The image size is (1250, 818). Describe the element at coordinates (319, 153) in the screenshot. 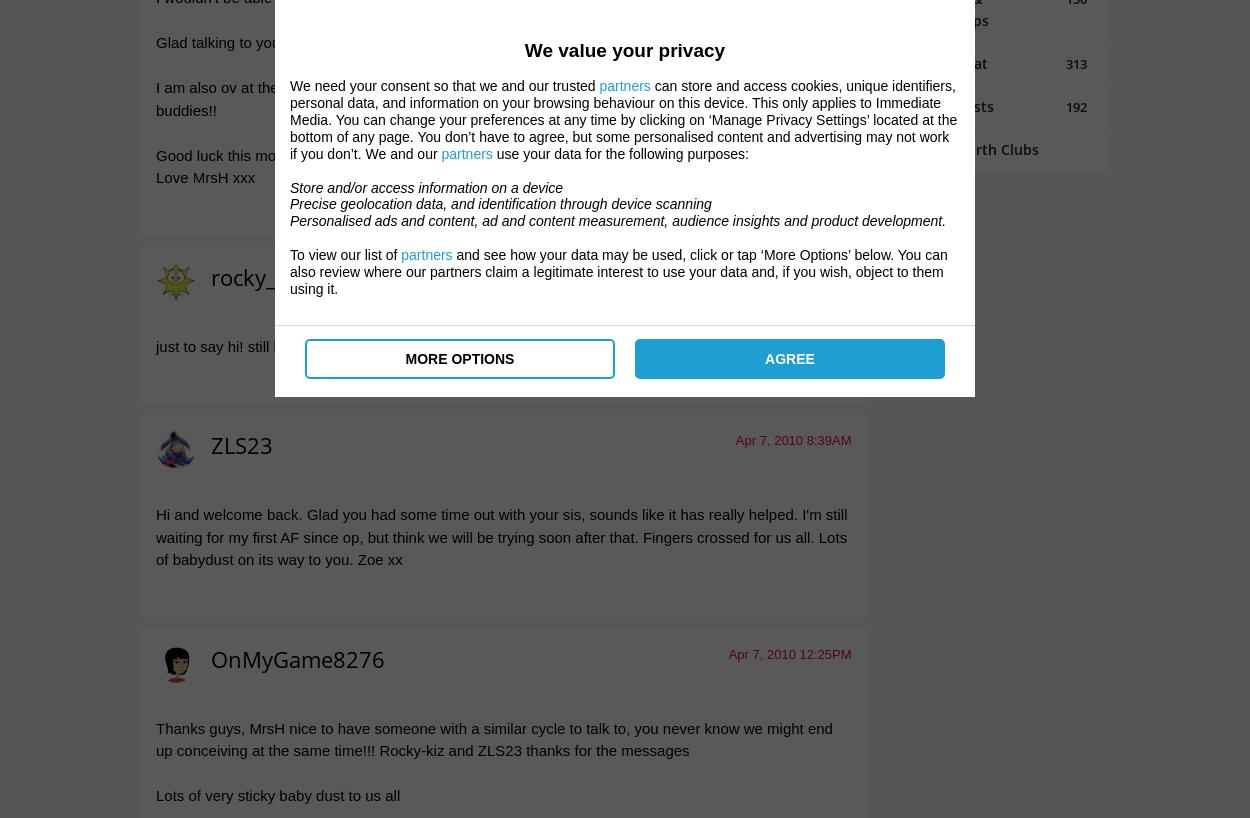

I see `'Good luck this month, babydust coming your way.'` at that location.